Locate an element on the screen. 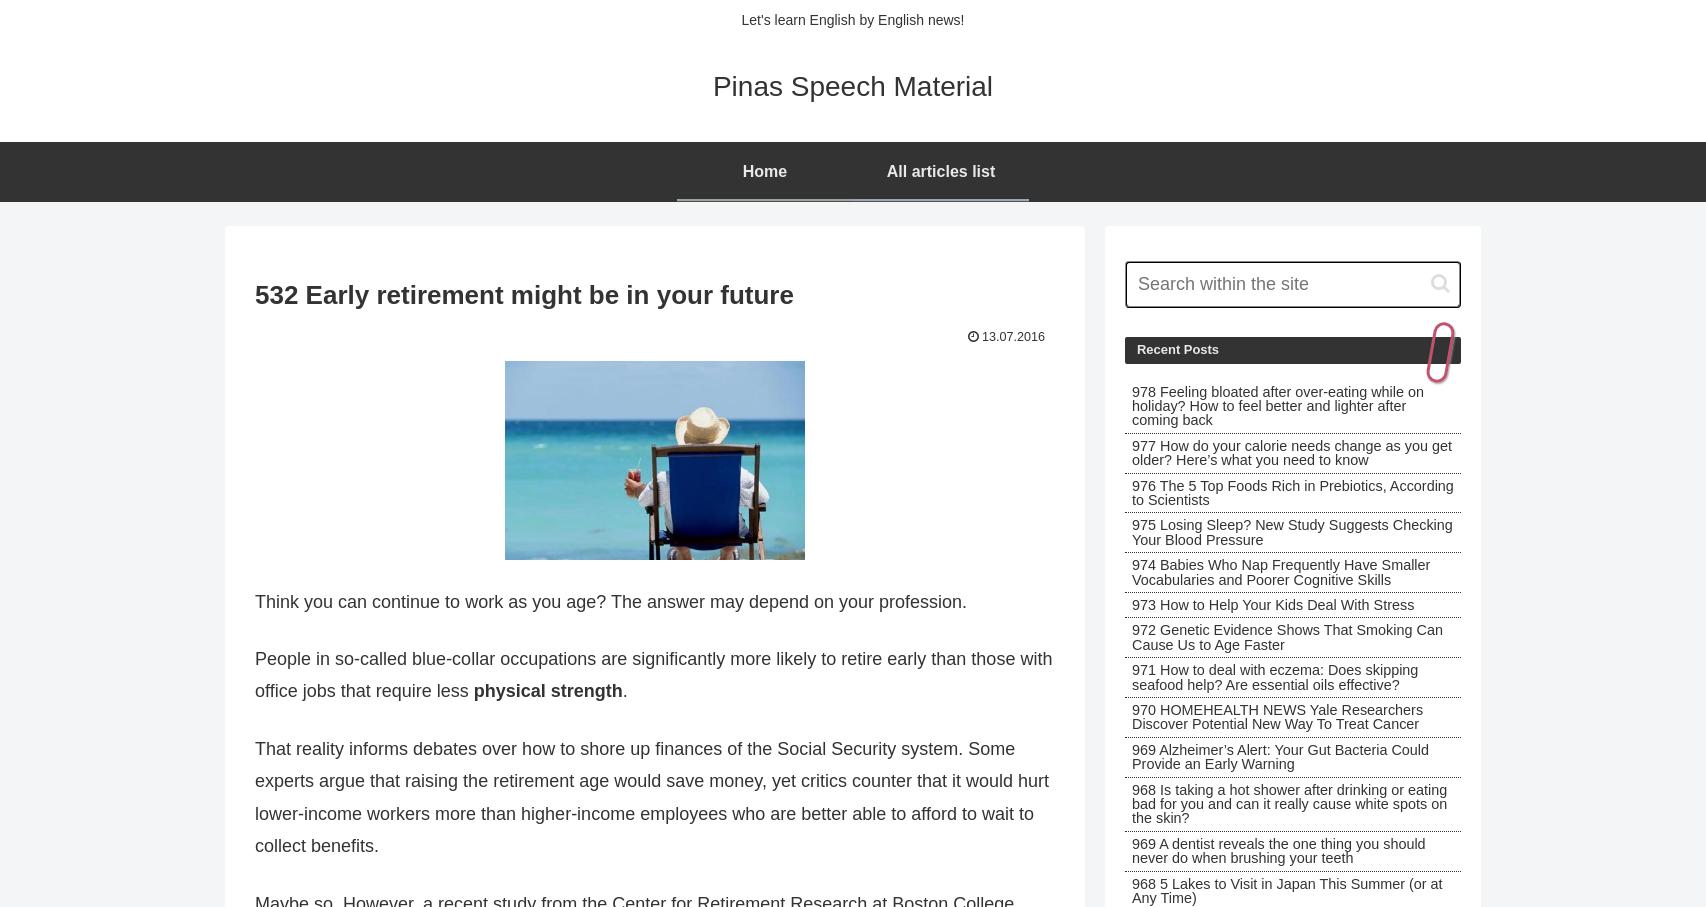 This screenshot has width=1706, height=907. '972 Genetic Evidence Shows That Smoking Can Cause Us to Age Faster' is located at coordinates (1286, 636).